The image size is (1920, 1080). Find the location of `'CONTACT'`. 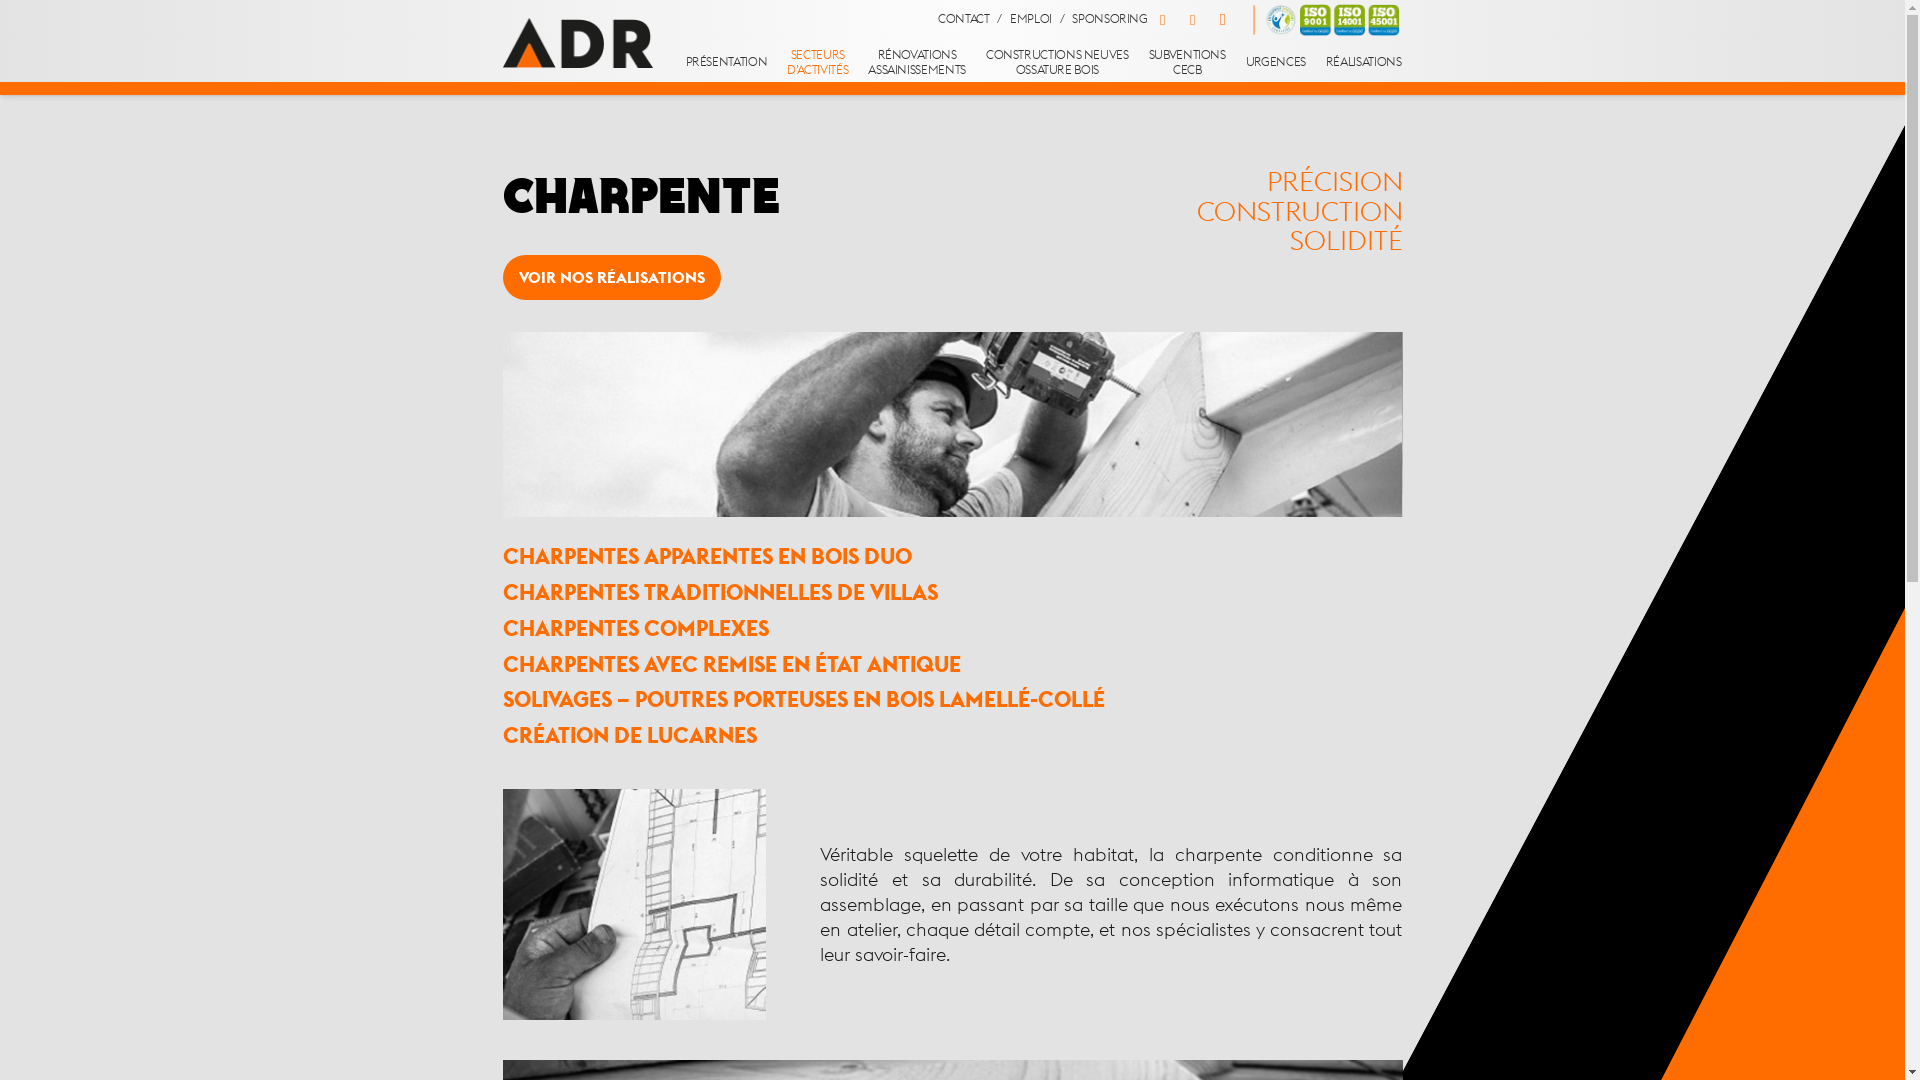

'CONTACT' is located at coordinates (936, 19).